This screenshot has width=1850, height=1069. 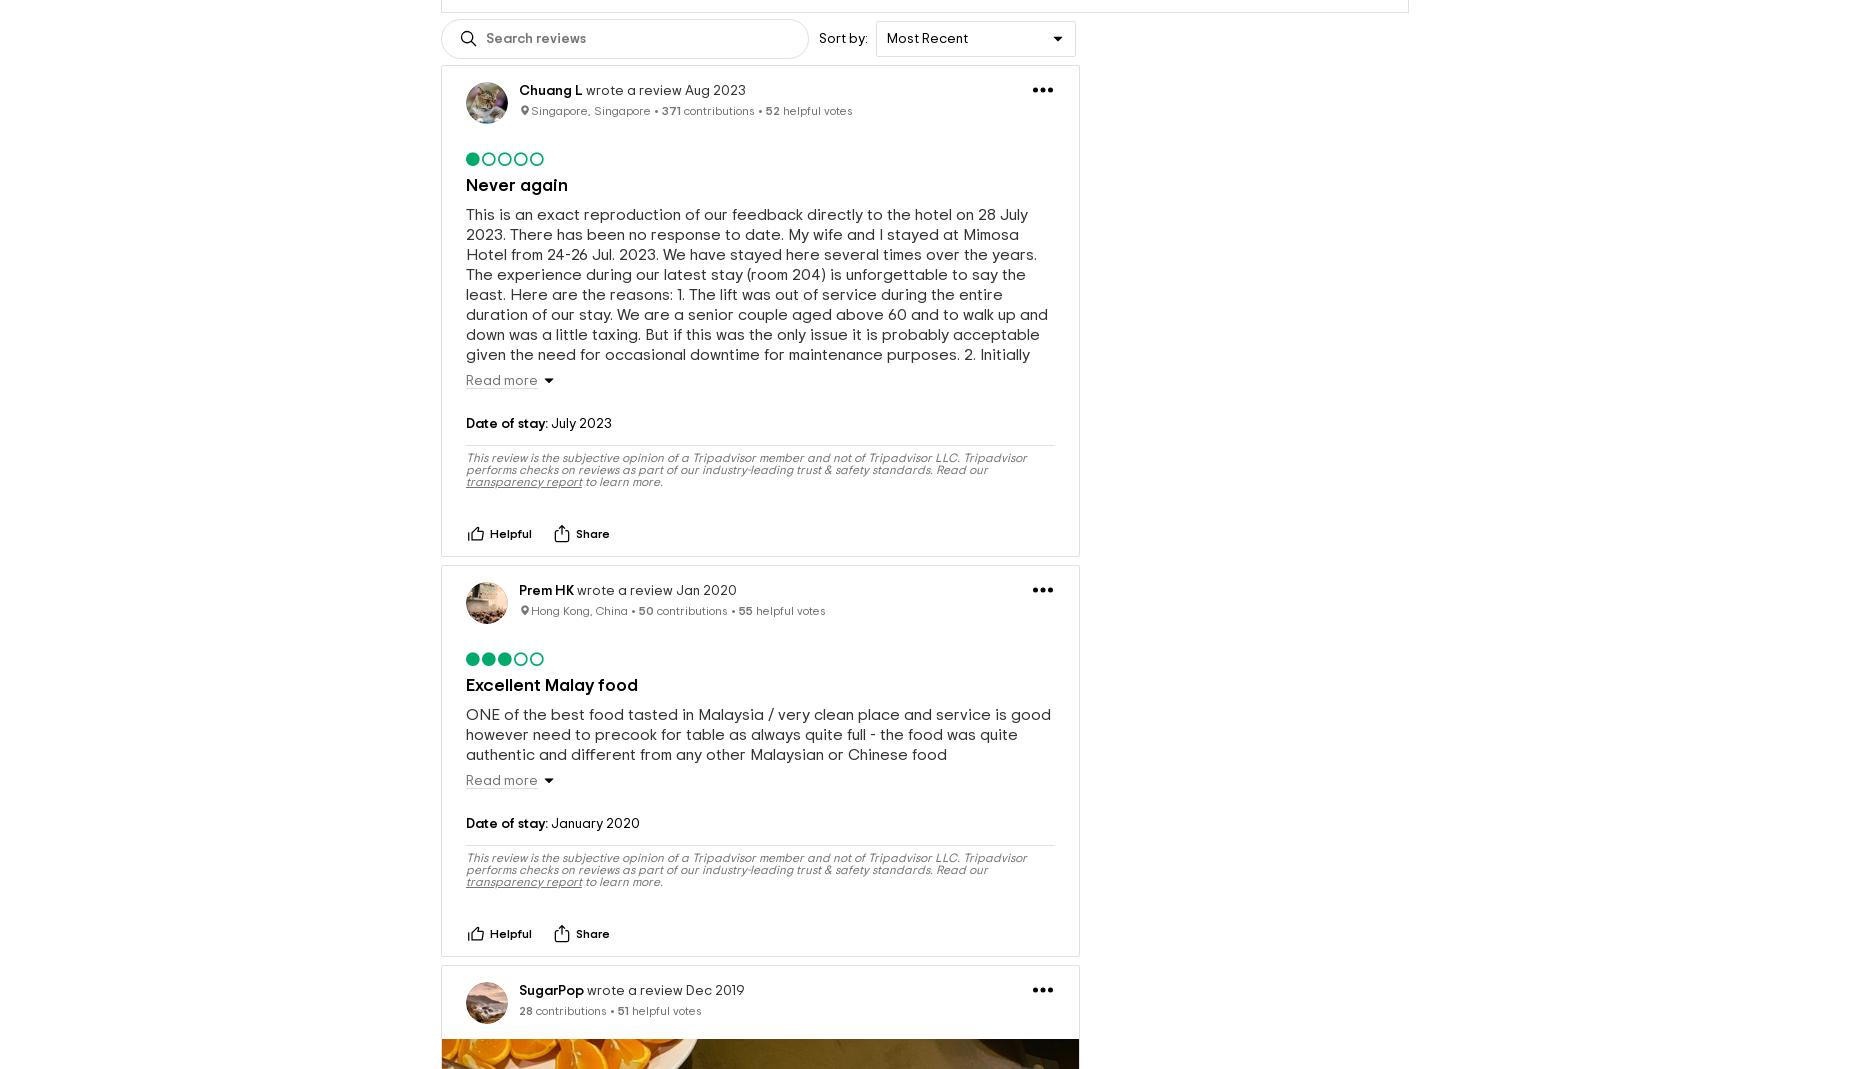 I want to click on 'Excellent Malay food', so click(x=466, y=684).